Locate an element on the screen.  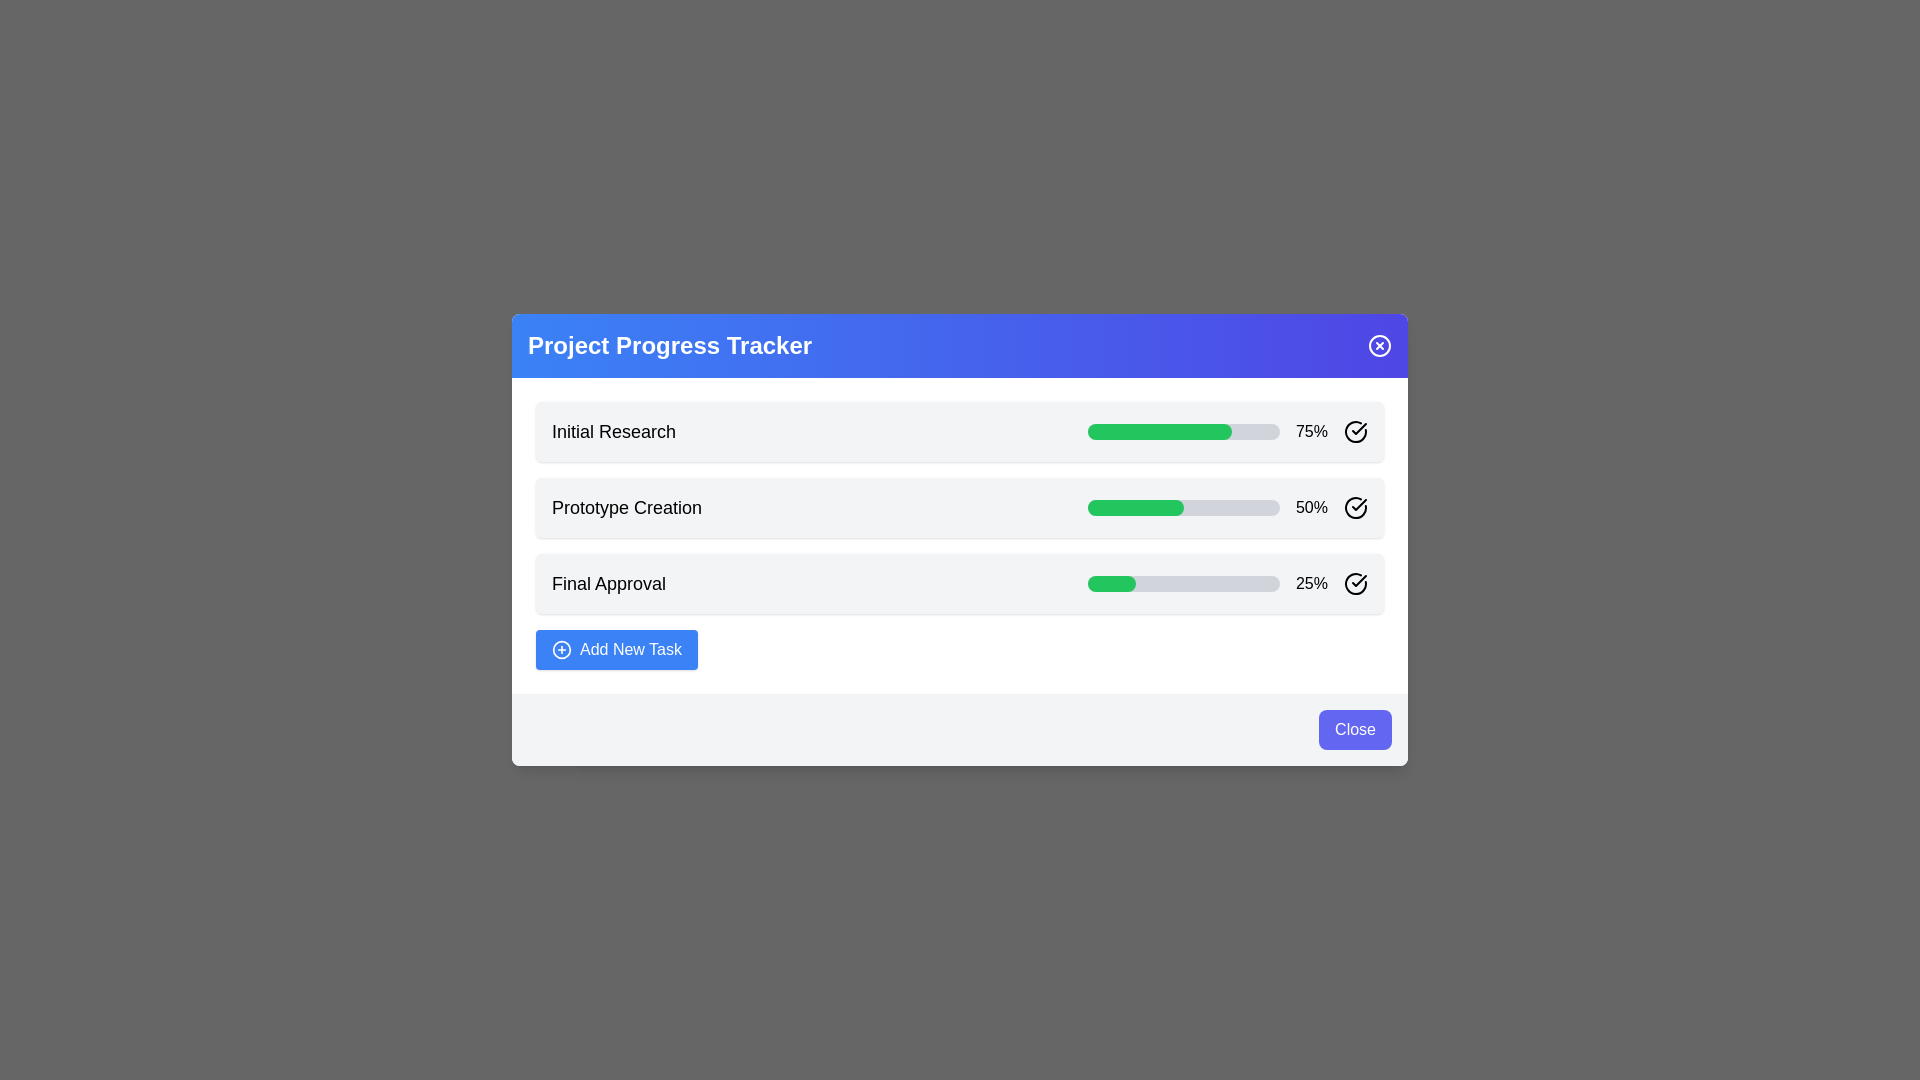
the progress bar representing the completion of the Prototype Creation task, which is visually indicated by the adjacent percentage label (50%) on its right is located at coordinates (1184, 507).